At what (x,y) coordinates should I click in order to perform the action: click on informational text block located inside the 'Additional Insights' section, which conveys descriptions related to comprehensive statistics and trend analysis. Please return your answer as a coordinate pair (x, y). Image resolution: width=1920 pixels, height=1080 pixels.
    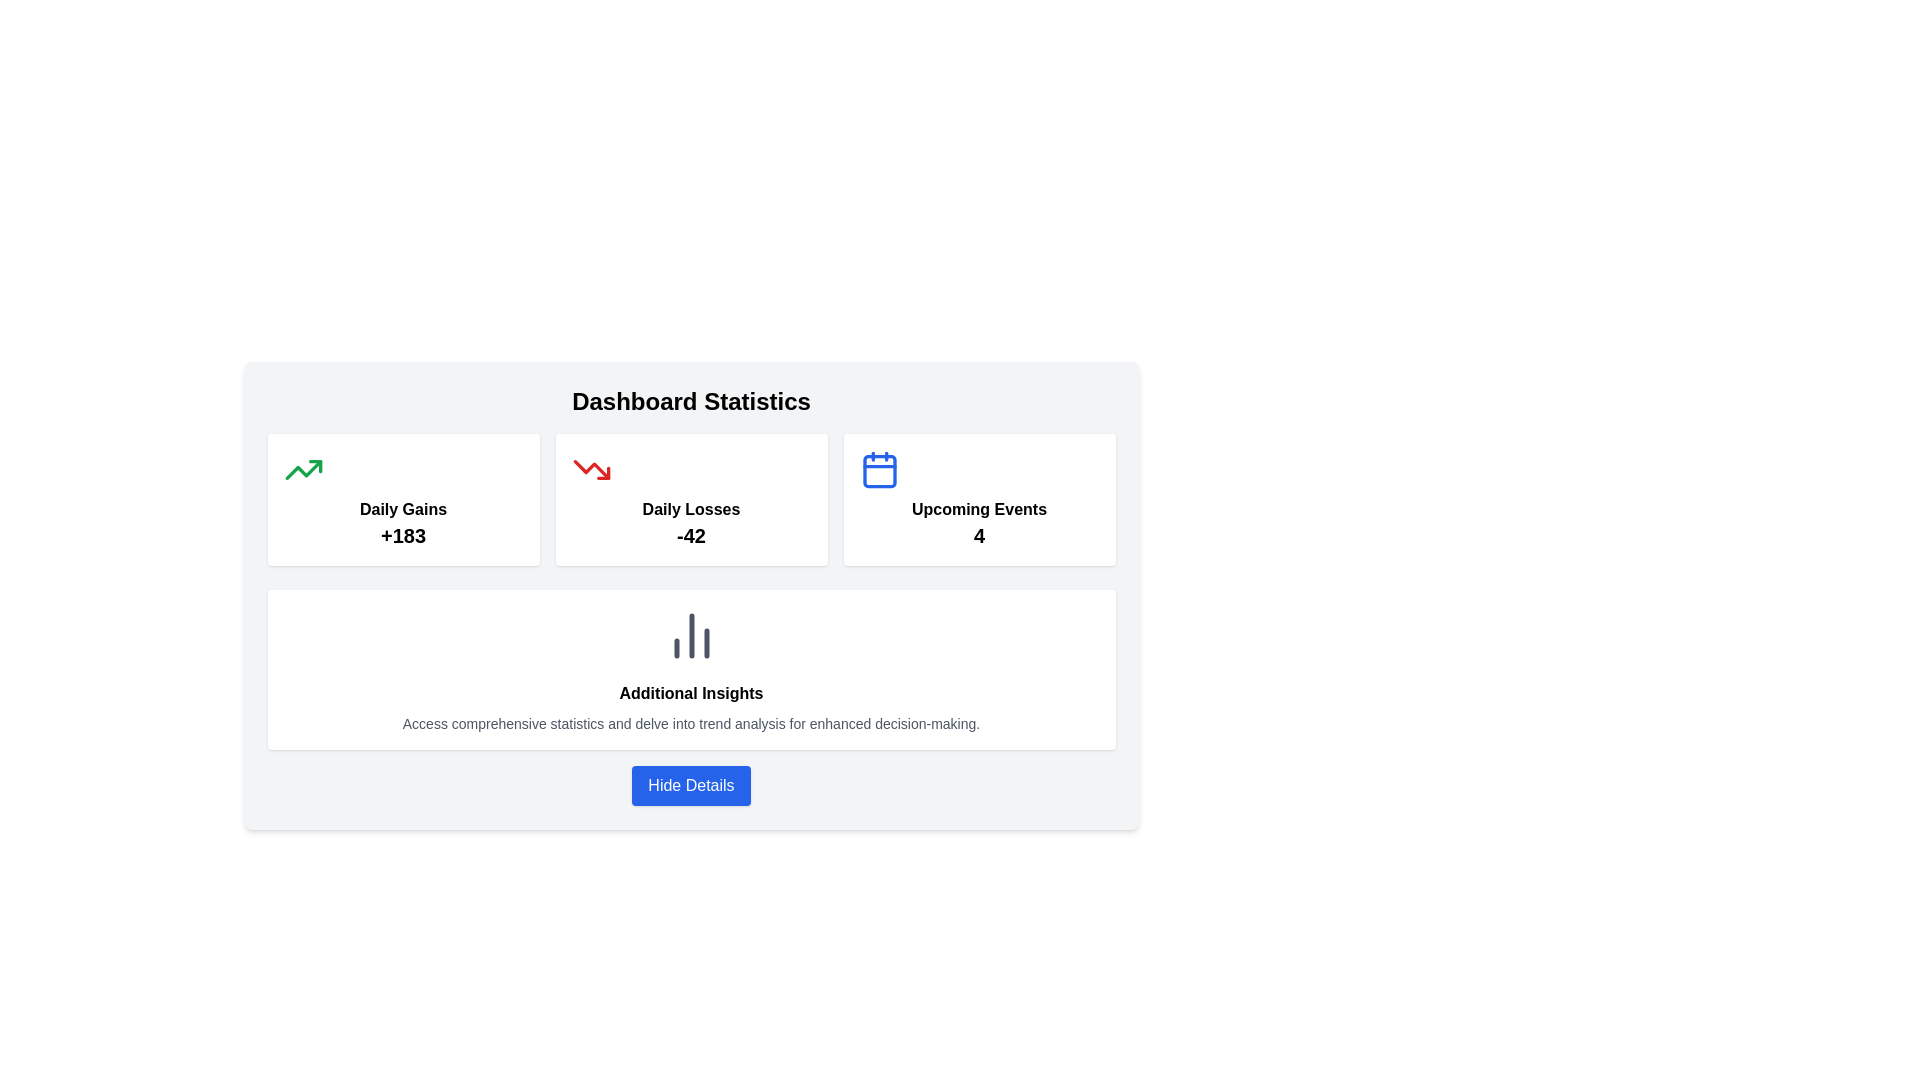
    Looking at the image, I should click on (691, 724).